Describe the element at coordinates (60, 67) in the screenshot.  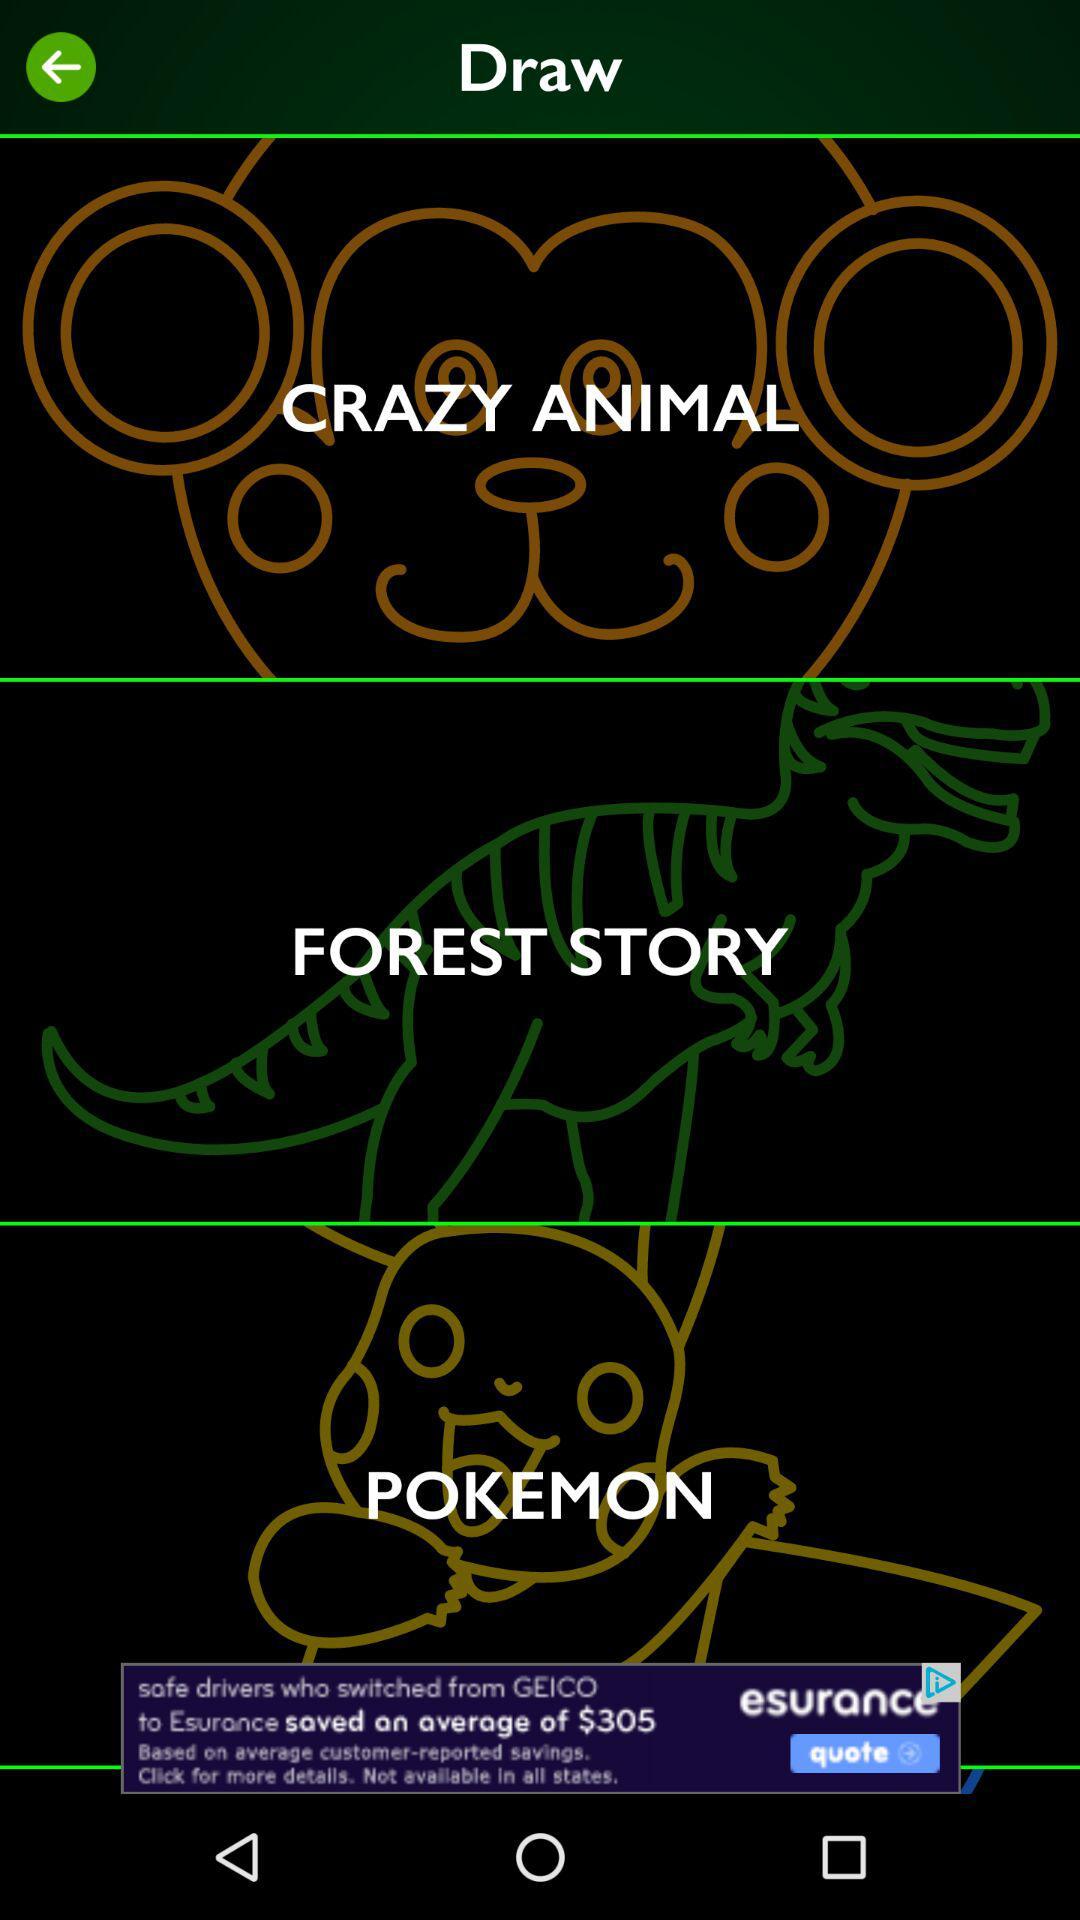
I see `previous` at that location.